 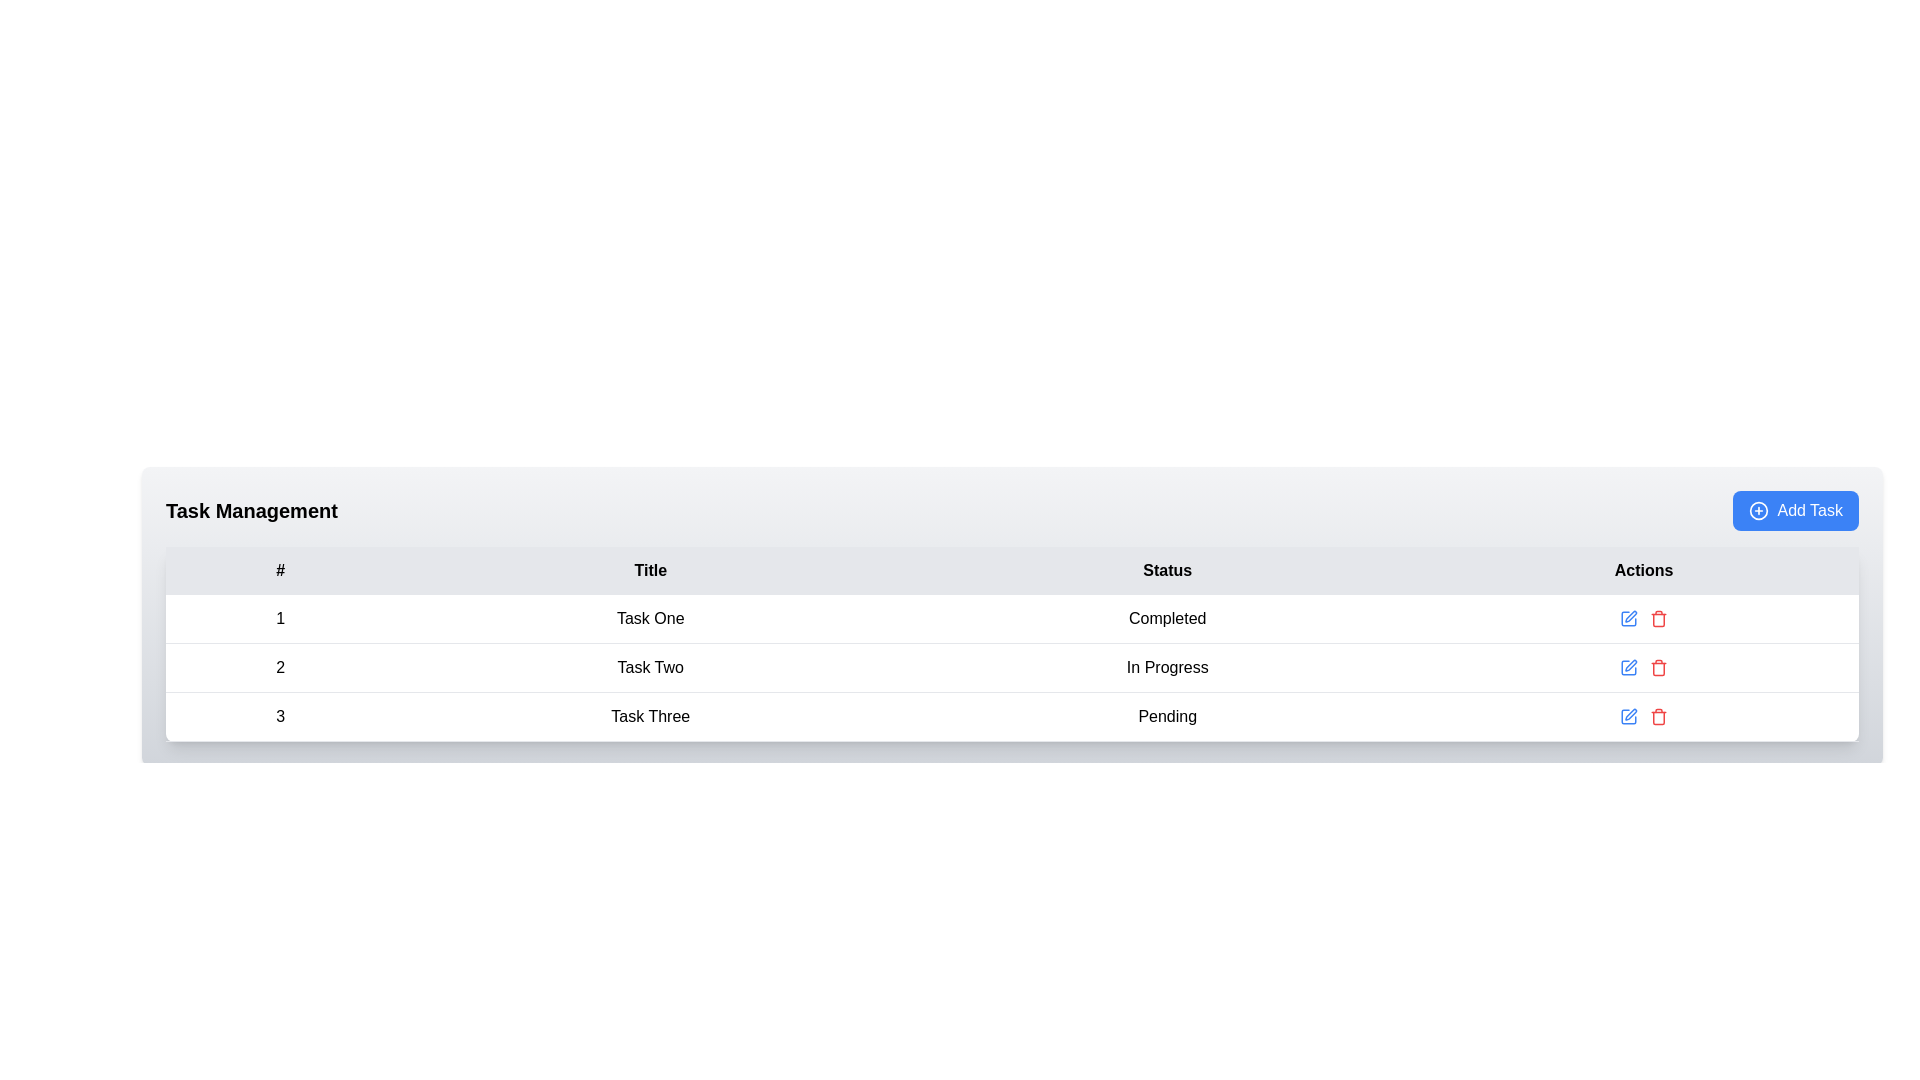 What do you see at coordinates (650, 716) in the screenshot?
I see `the static title of the third task in the task management table, located in the third row under the 'Title' column, which is positioned horizontally between '3' and 'Pending'` at bounding box center [650, 716].